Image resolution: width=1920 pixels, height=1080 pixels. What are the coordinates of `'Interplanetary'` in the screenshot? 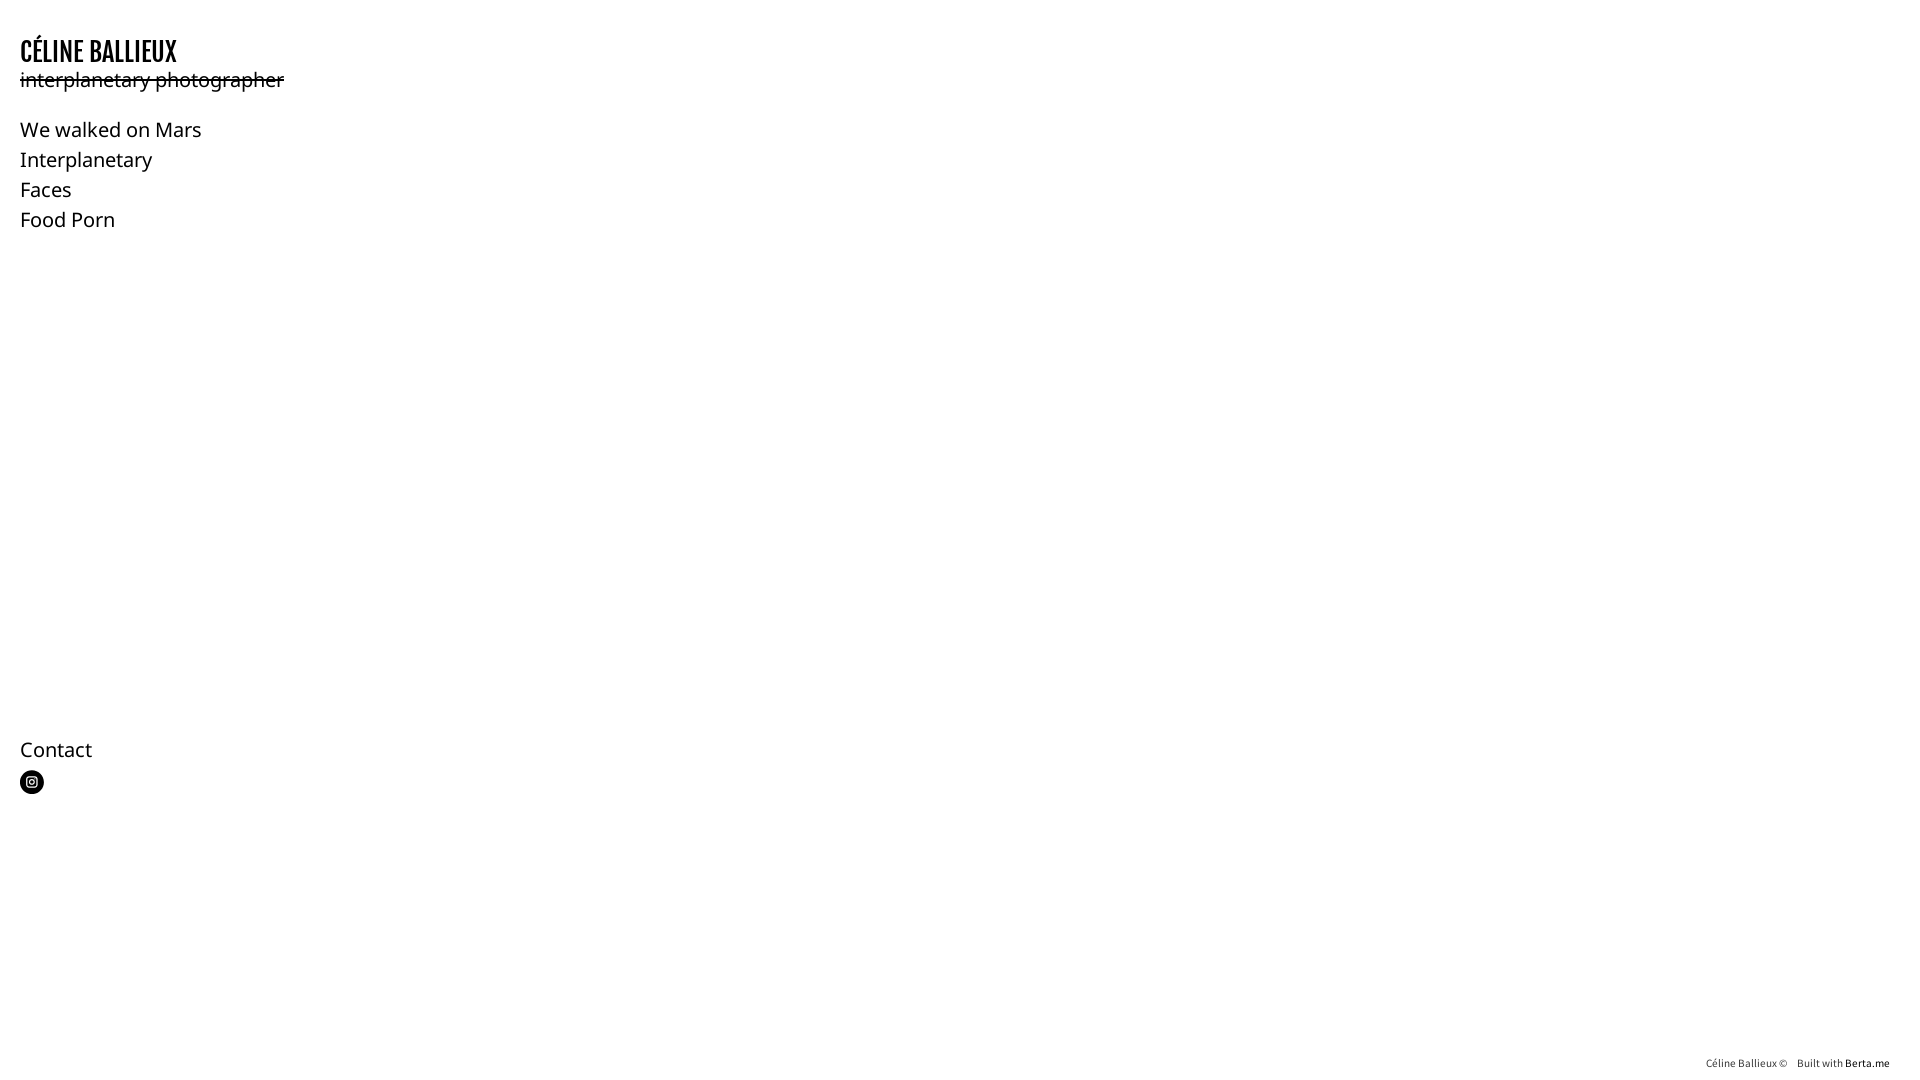 It's located at (85, 158).